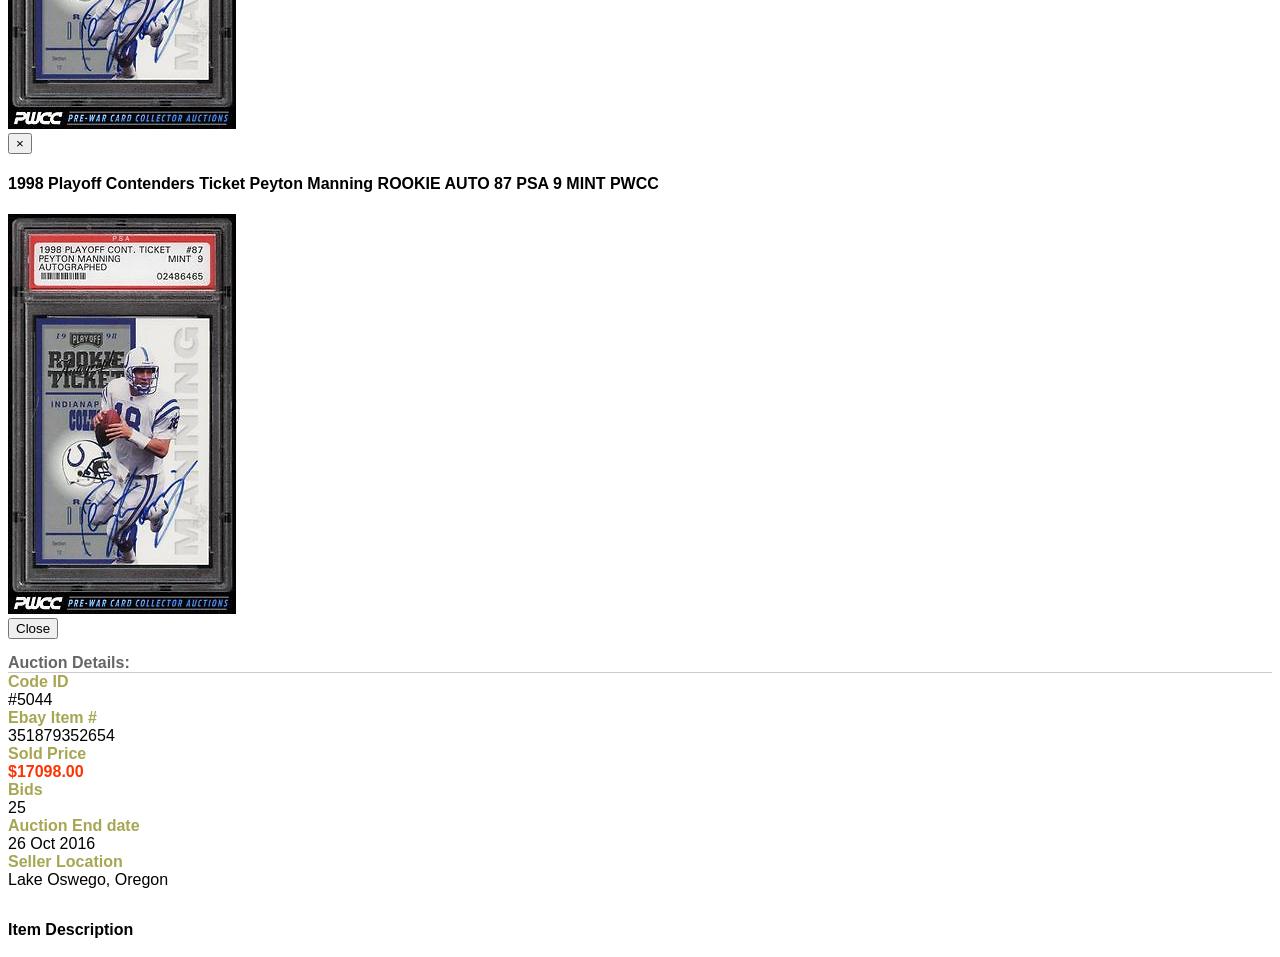  Describe the element at coordinates (16, 806) in the screenshot. I see `'25'` at that location.